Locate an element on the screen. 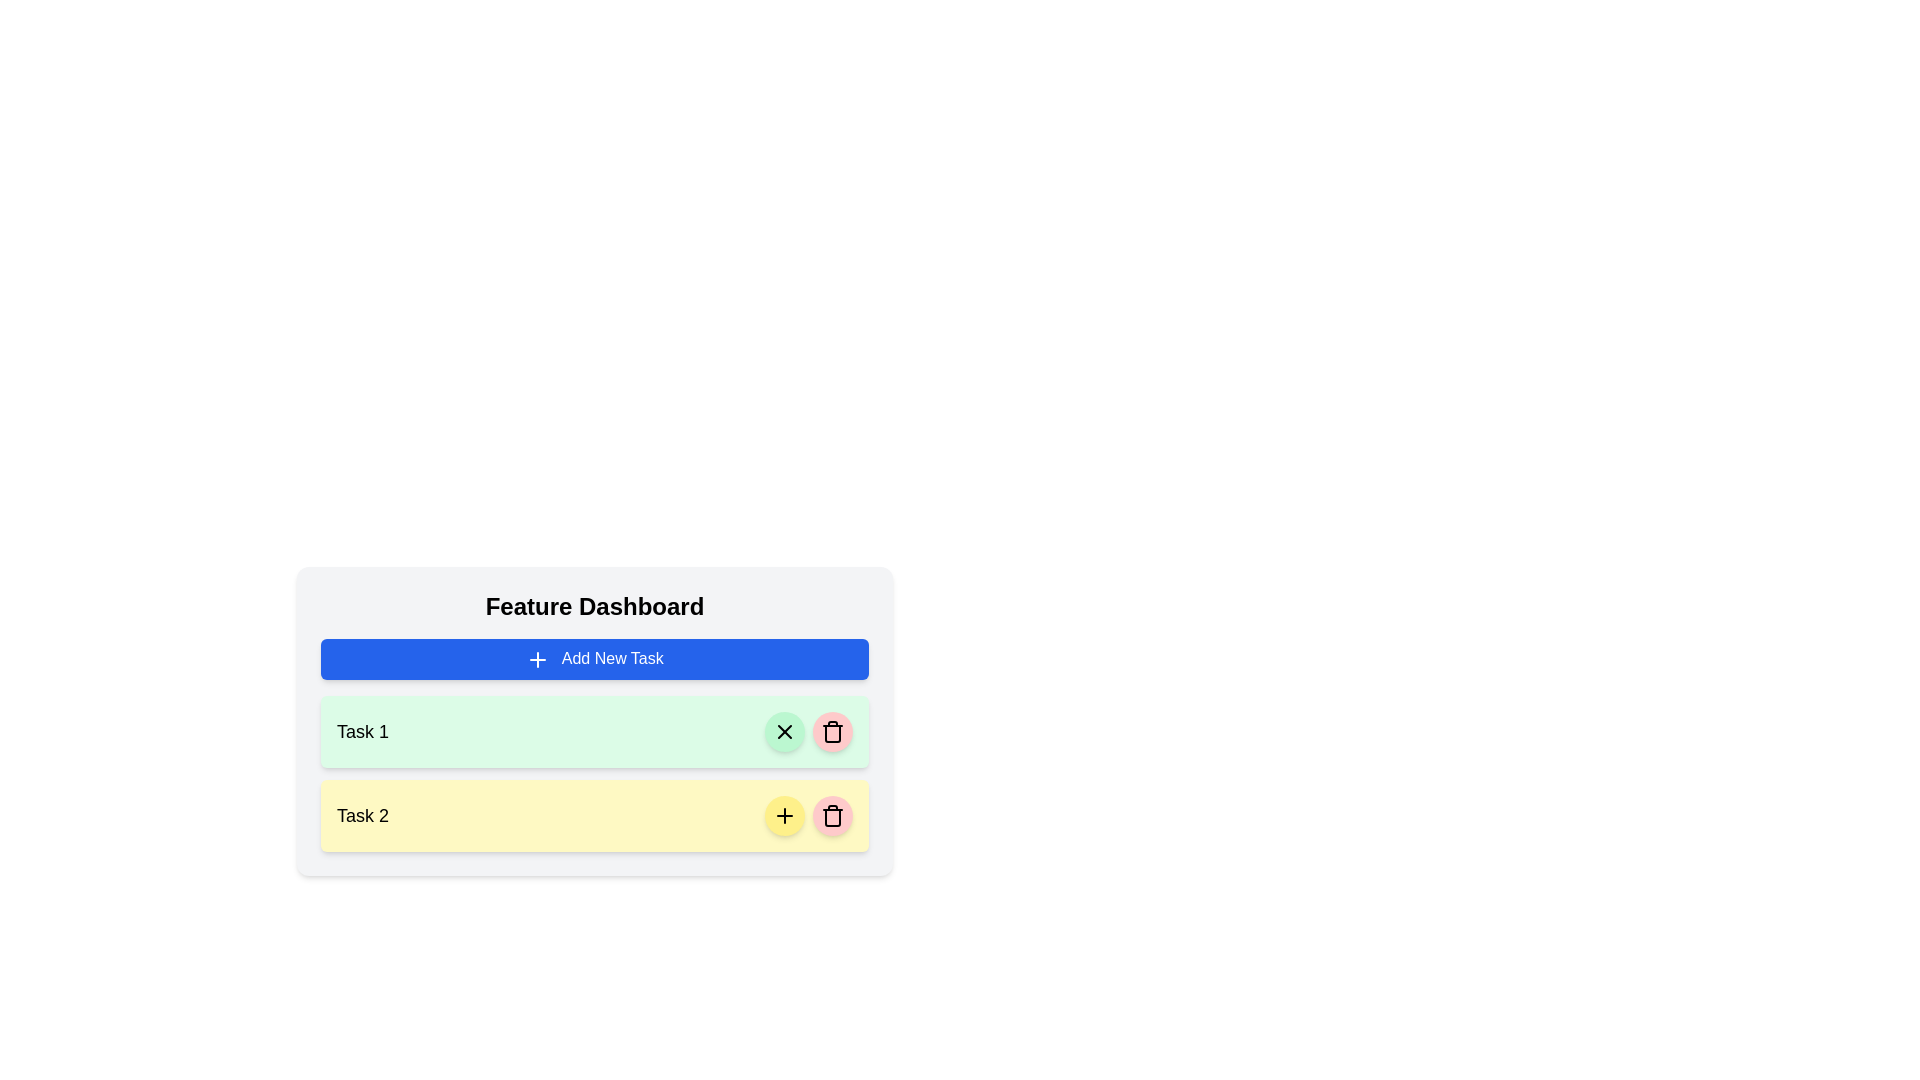 This screenshot has width=1920, height=1080. task title from the text label located in the green highlighted task box, which is the first task from the top in the list is located at coordinates (363, 731).